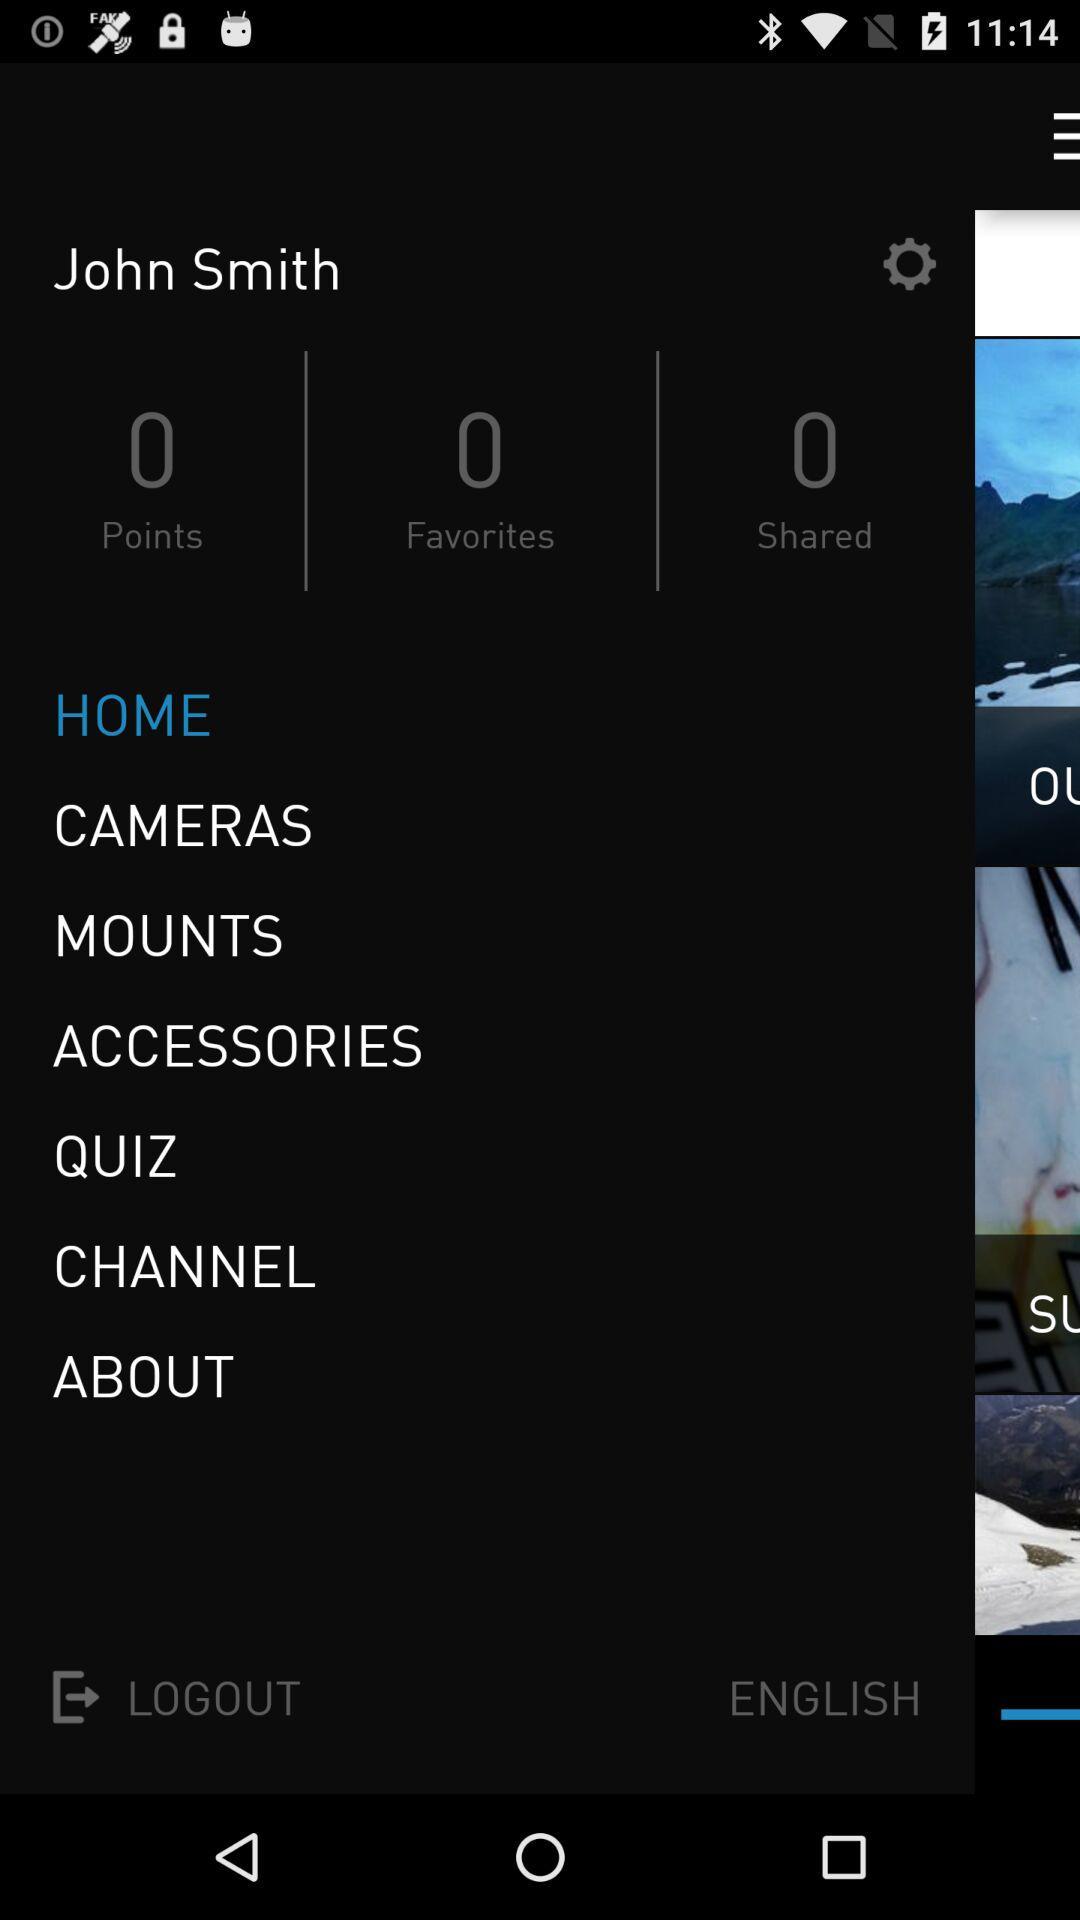  I want to click on english icon, so click(825, 1696).